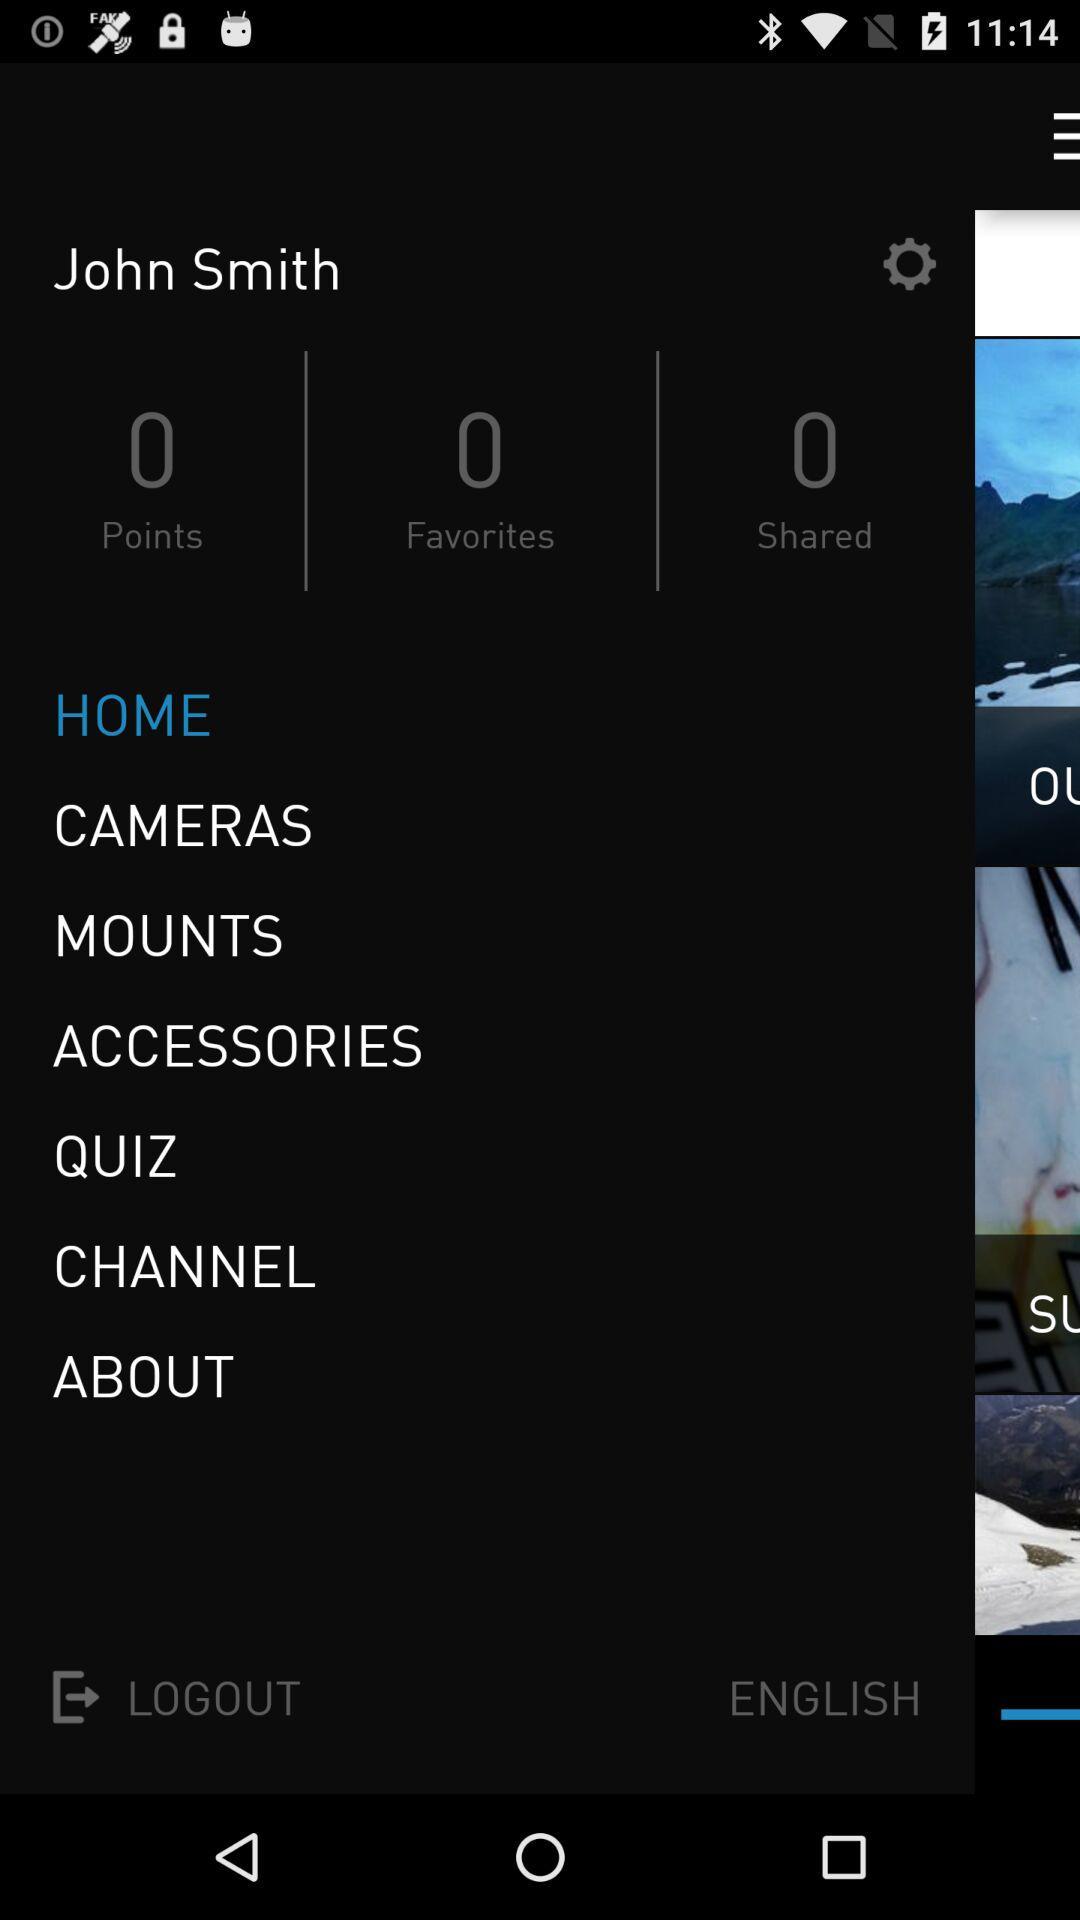  I want to click on english icon, so click(825, 1696).